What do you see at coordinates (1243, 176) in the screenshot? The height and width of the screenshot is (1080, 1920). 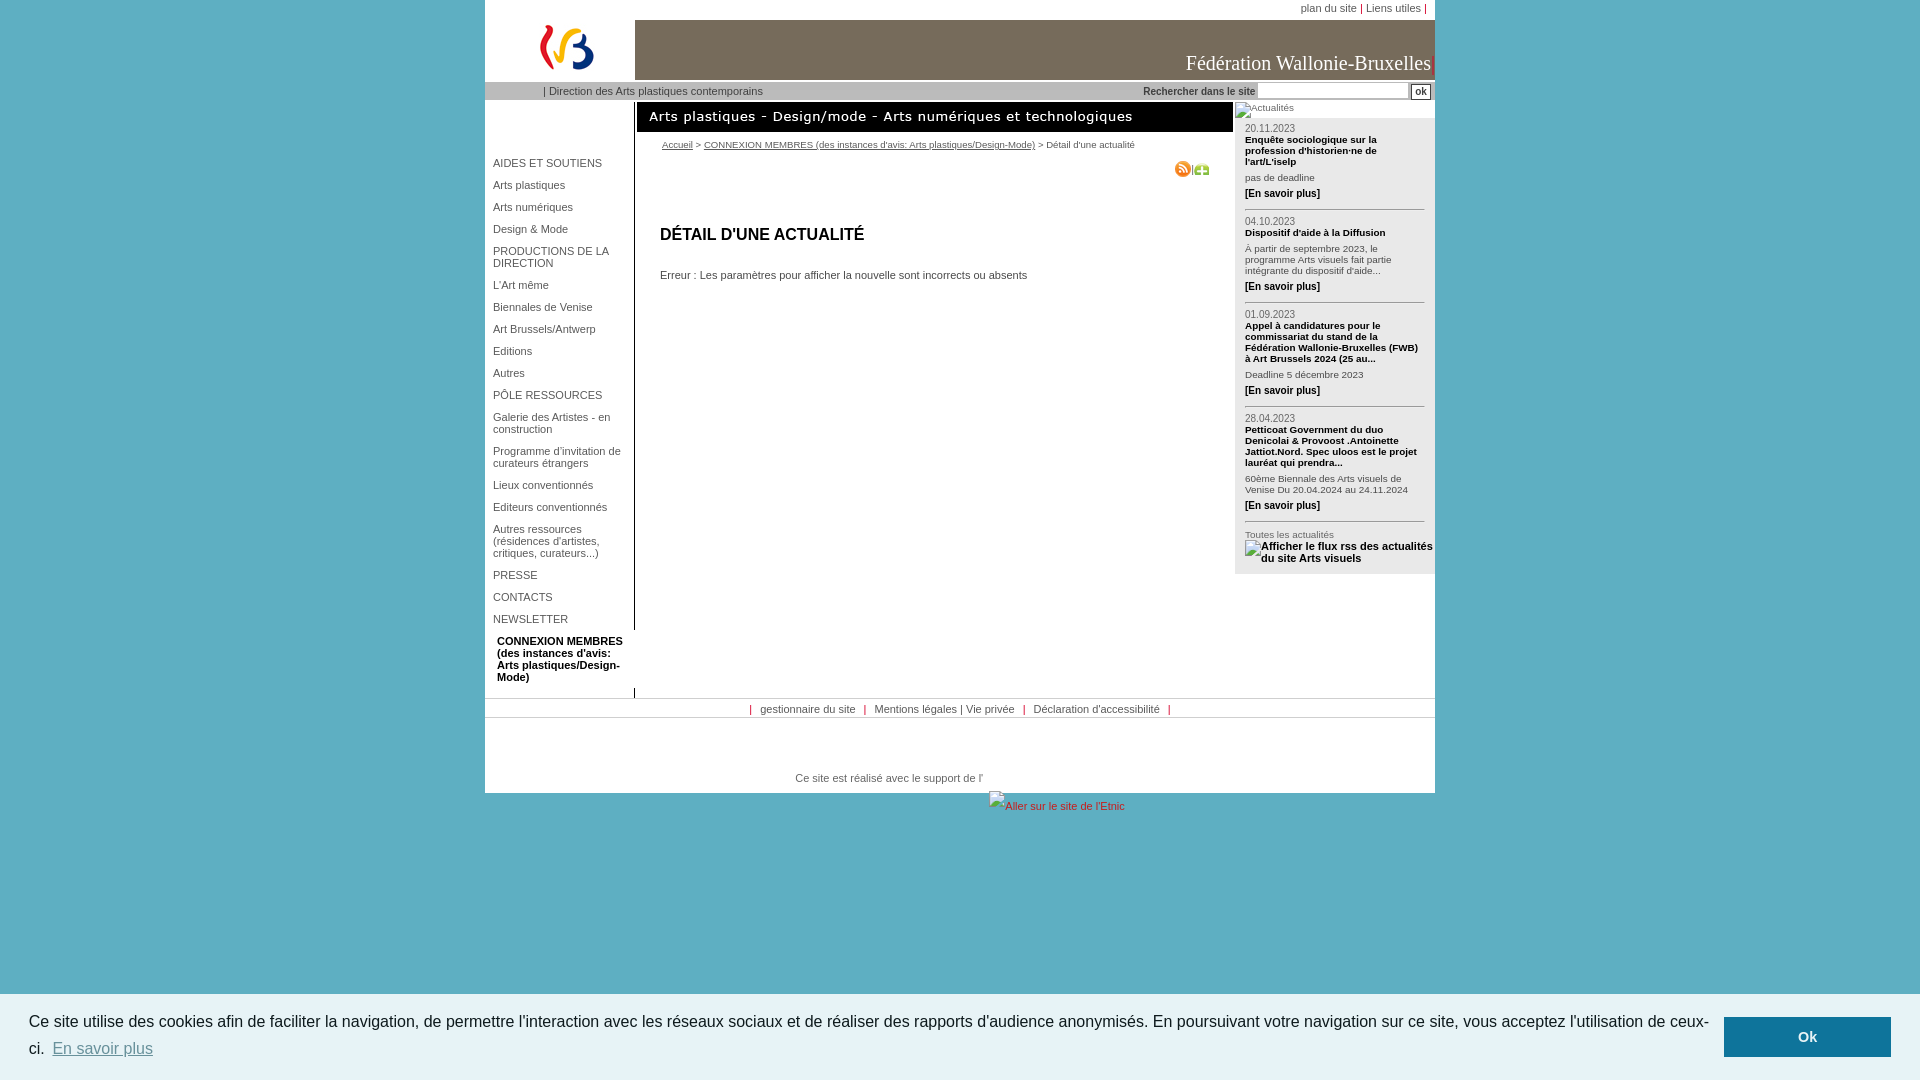 I see `'pas de deadline'` at bounding box center [1243, 176].